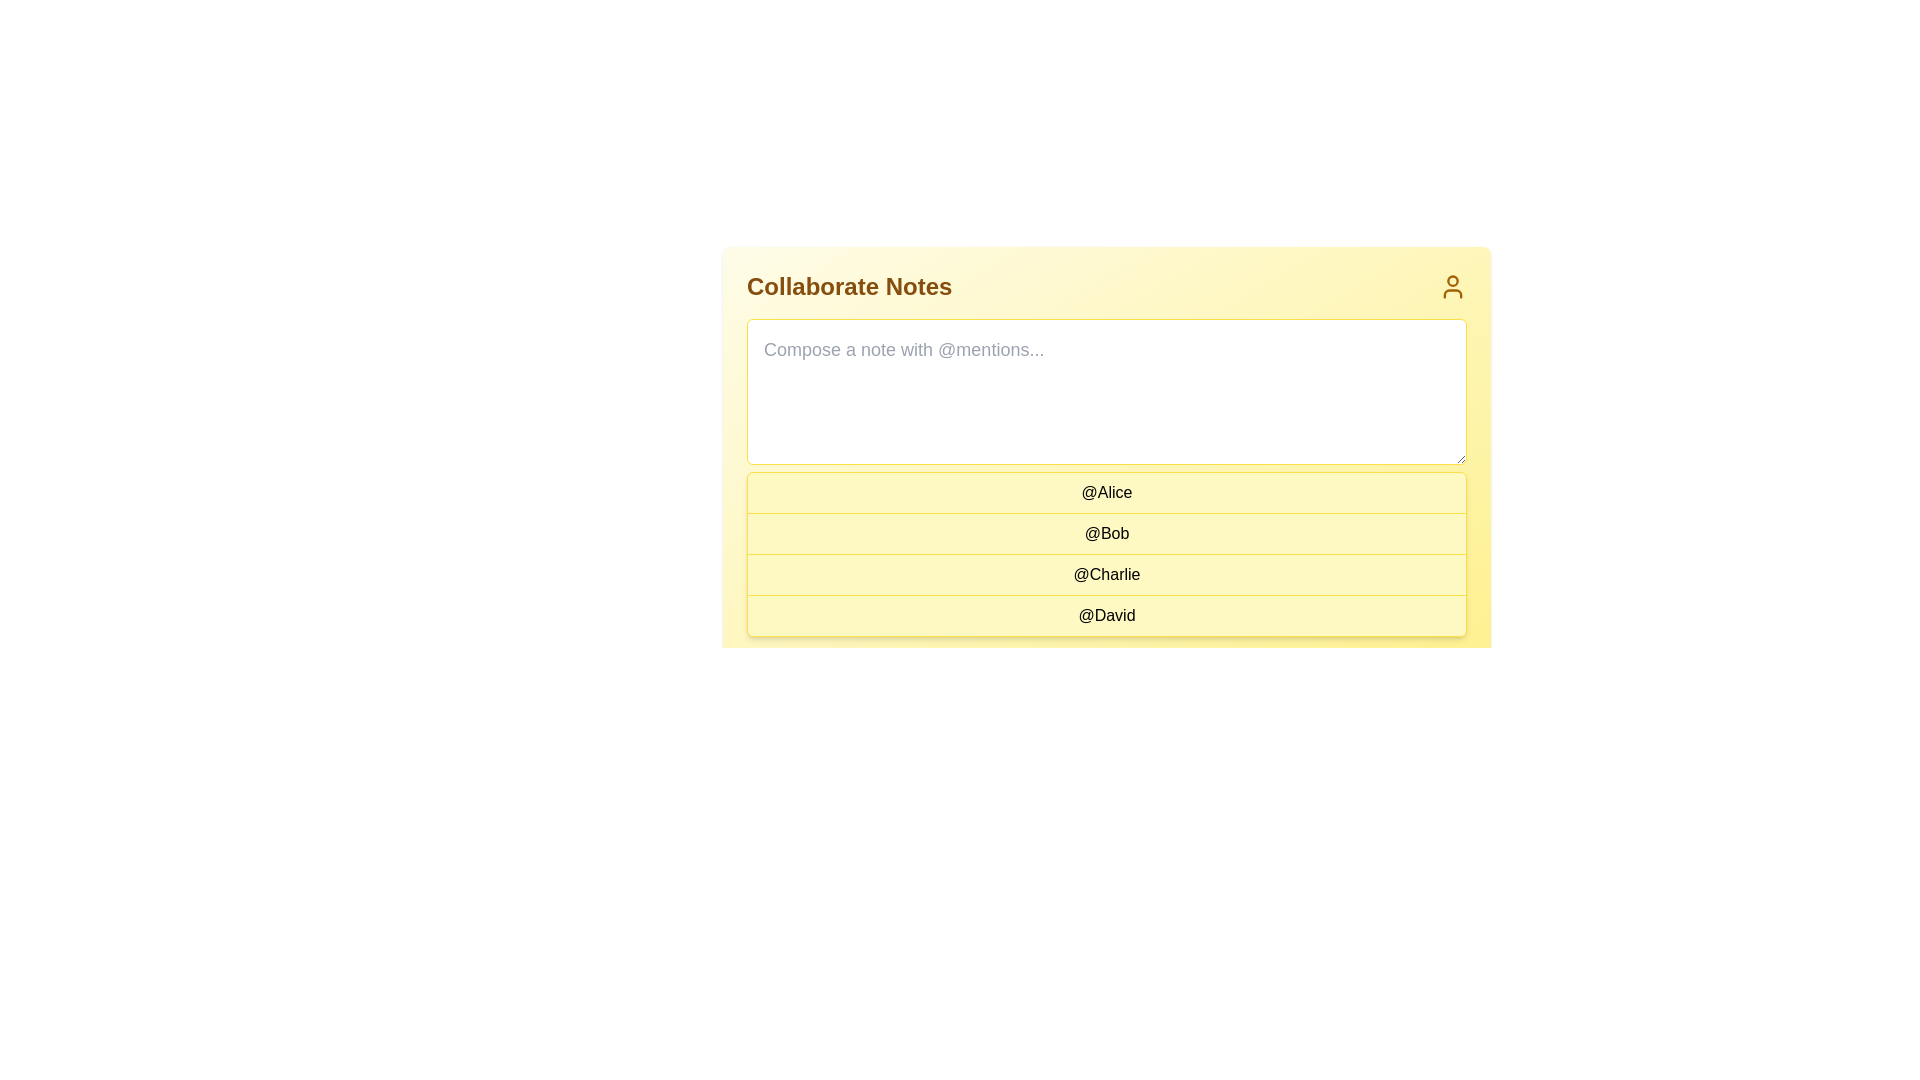 The height and width of the screenshot is (1080, 1920). I want to click on the clickable list item labeled '@Charlie', which is styled with black text on a light yellow background, so click(1106, 574).